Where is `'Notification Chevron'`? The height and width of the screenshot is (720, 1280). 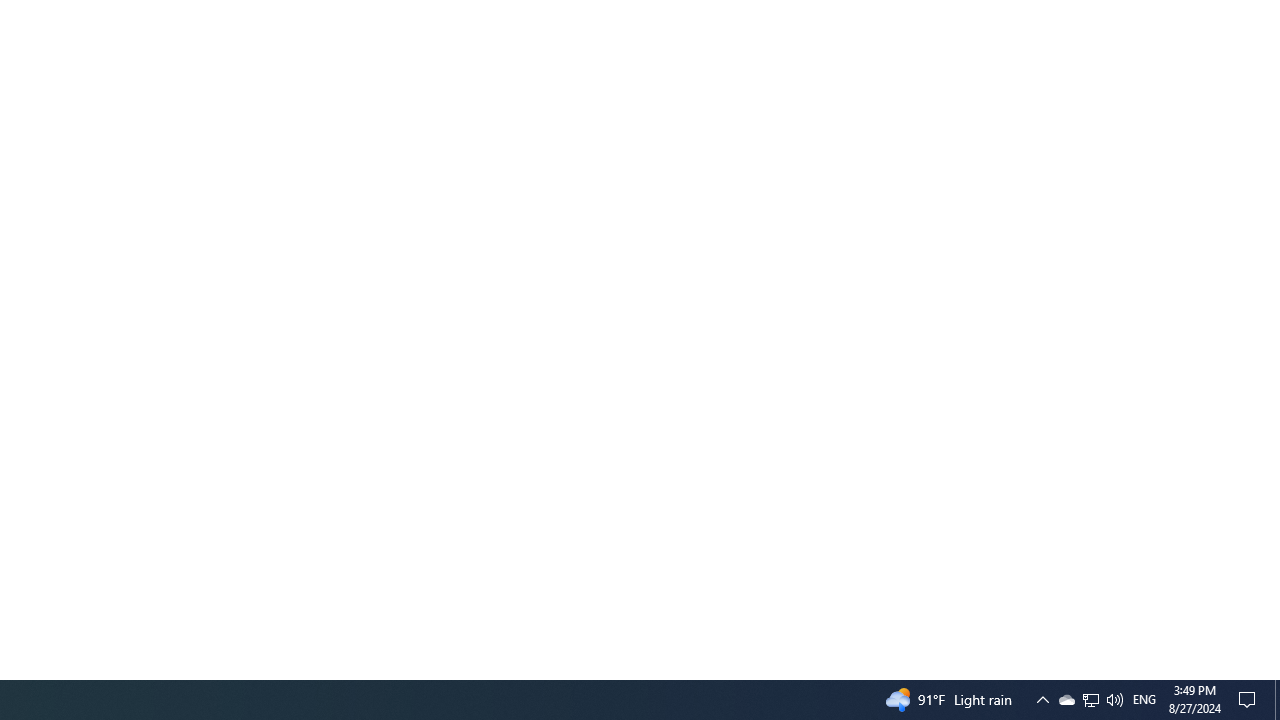 'Notification Chevron' is located at coordinates (1089, 698).